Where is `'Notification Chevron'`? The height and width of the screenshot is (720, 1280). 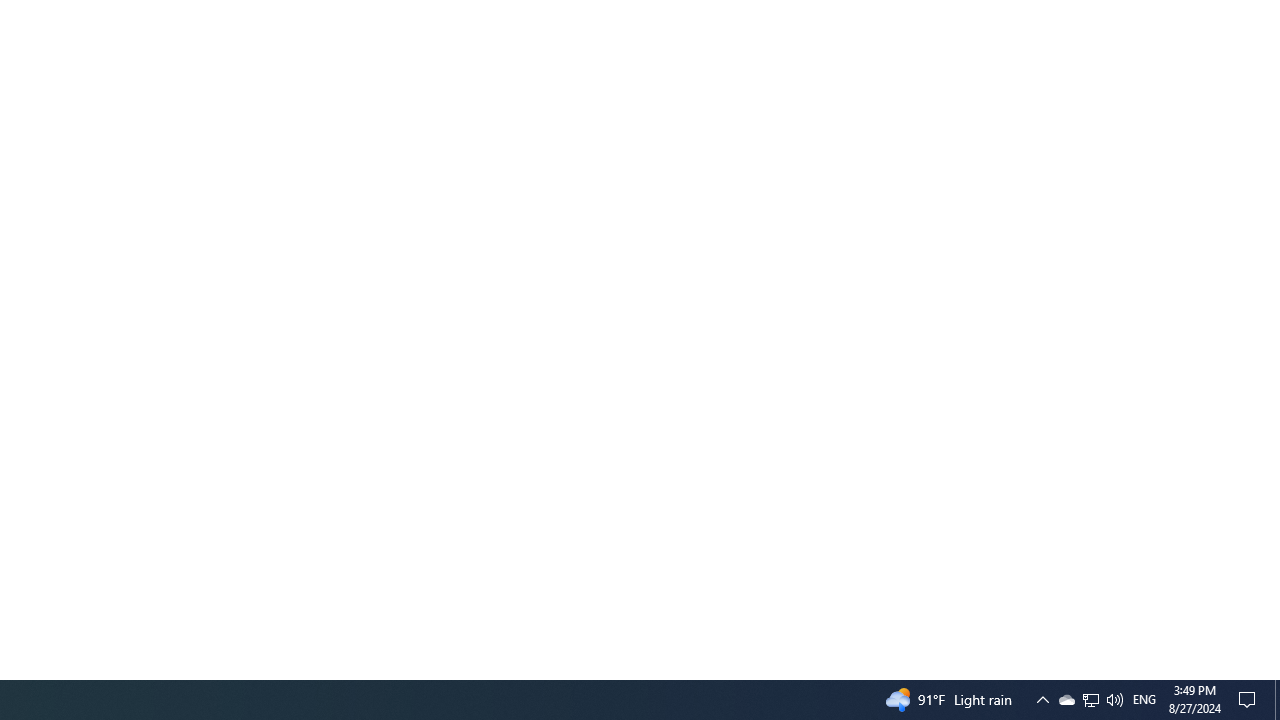 'Notification Chevron' is located at coordinates (1089, 698).